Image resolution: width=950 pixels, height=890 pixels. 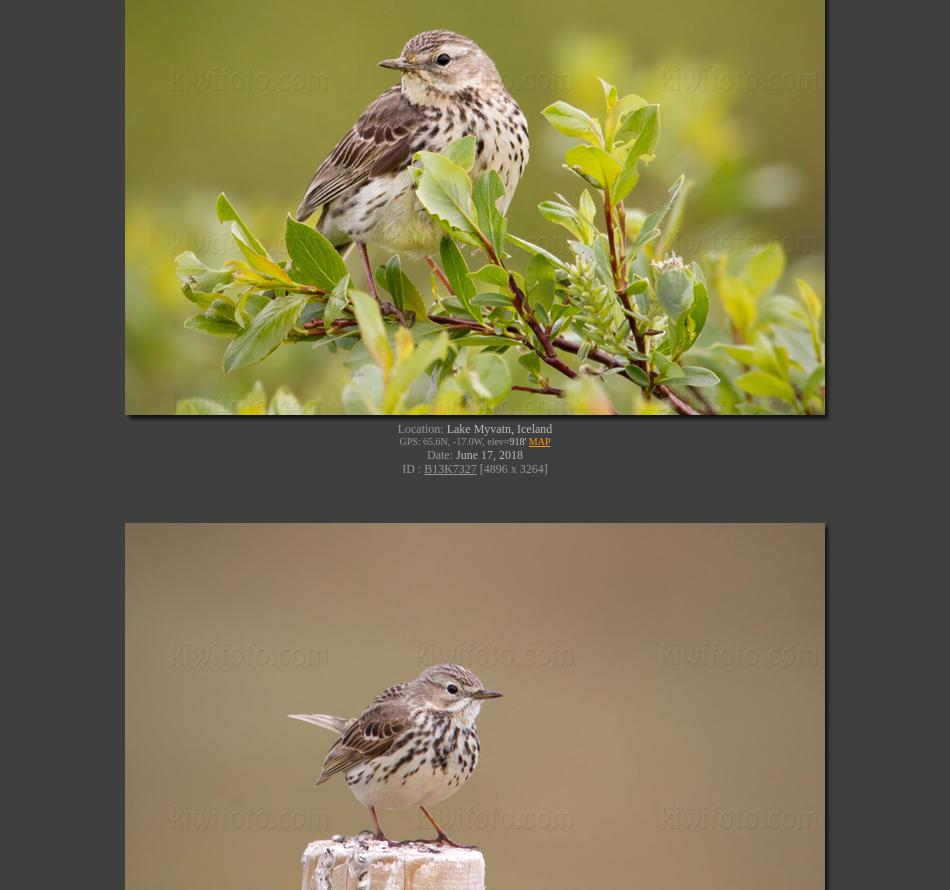 What do you see at coordinates (528, 440) in the screenshot?
I see `'MAP'` at bounding box center [528, 440].